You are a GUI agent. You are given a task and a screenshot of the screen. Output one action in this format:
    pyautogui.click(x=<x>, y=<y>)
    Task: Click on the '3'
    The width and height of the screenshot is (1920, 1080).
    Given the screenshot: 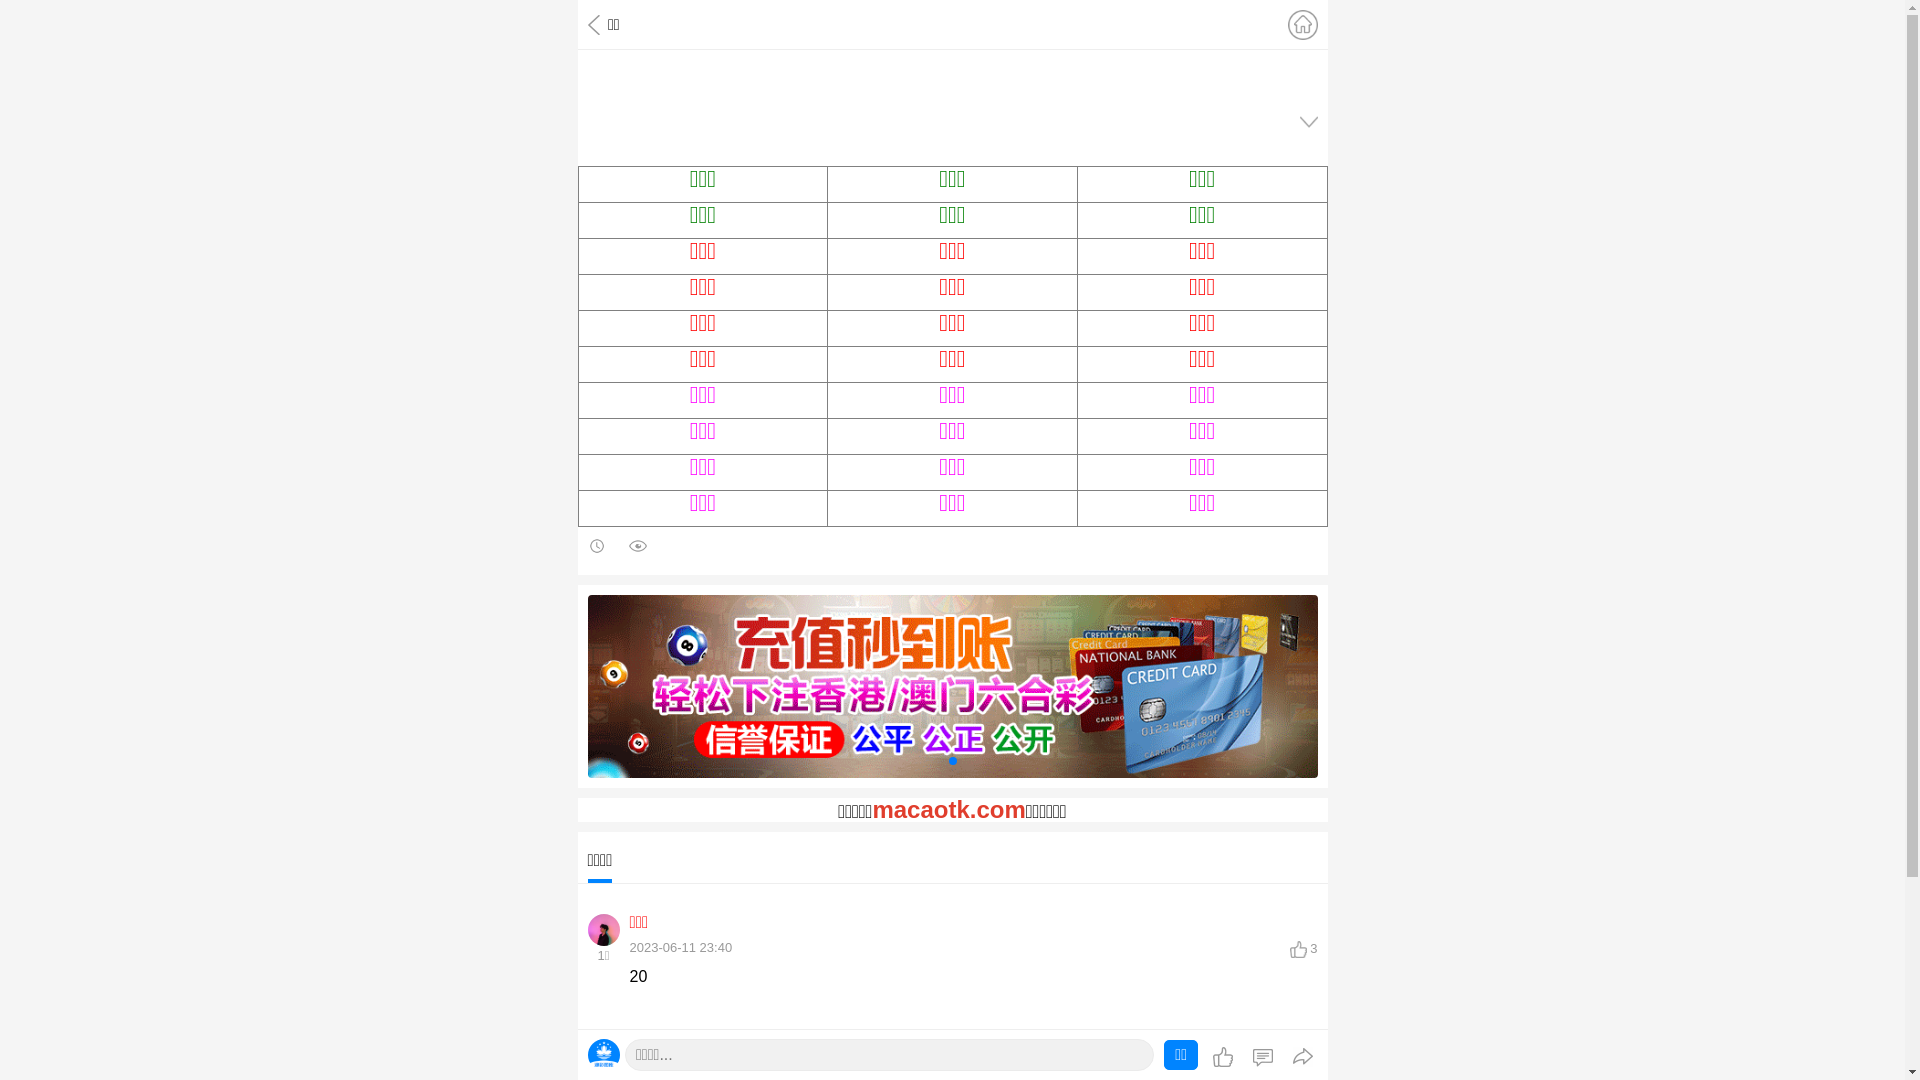 What is the action you would take?
    pyautogui.click(x=1303, y=947)
    